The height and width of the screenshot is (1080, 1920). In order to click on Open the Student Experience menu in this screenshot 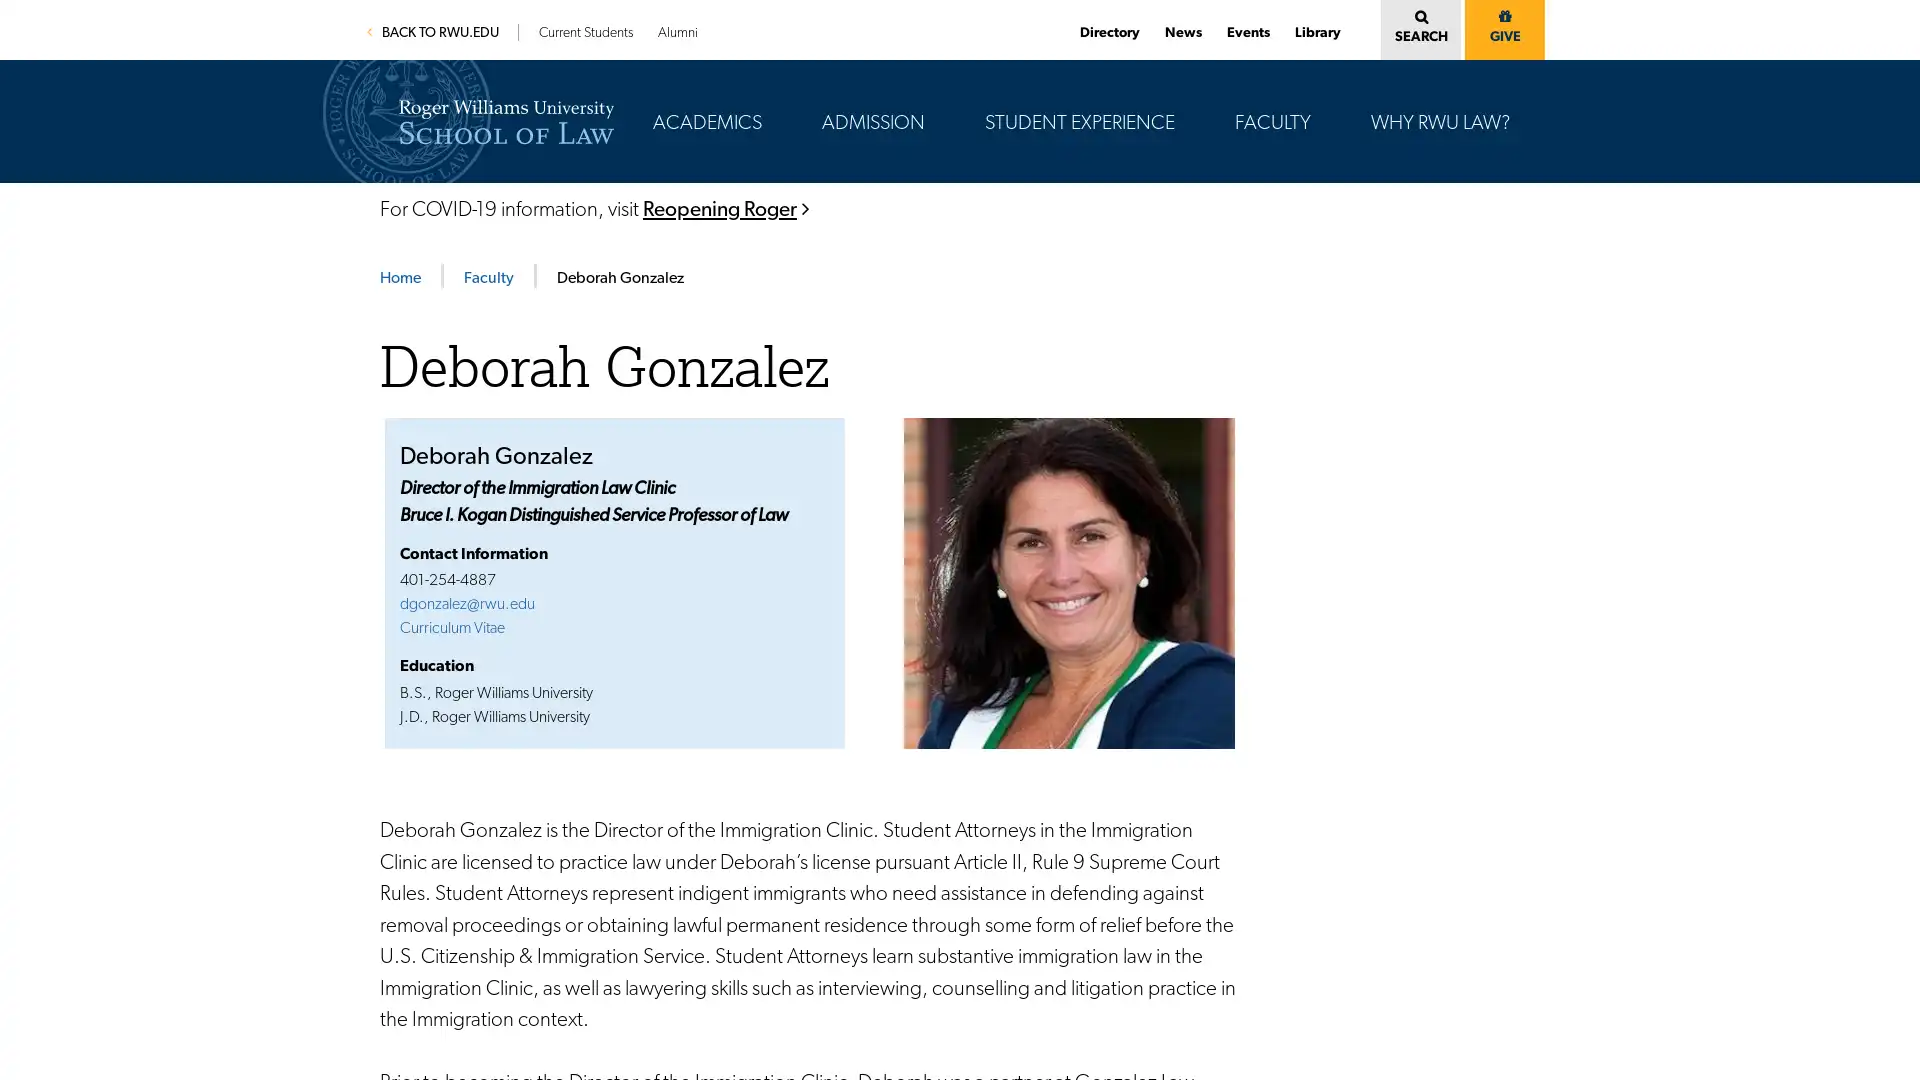, I will do `click(1182, 63)`.